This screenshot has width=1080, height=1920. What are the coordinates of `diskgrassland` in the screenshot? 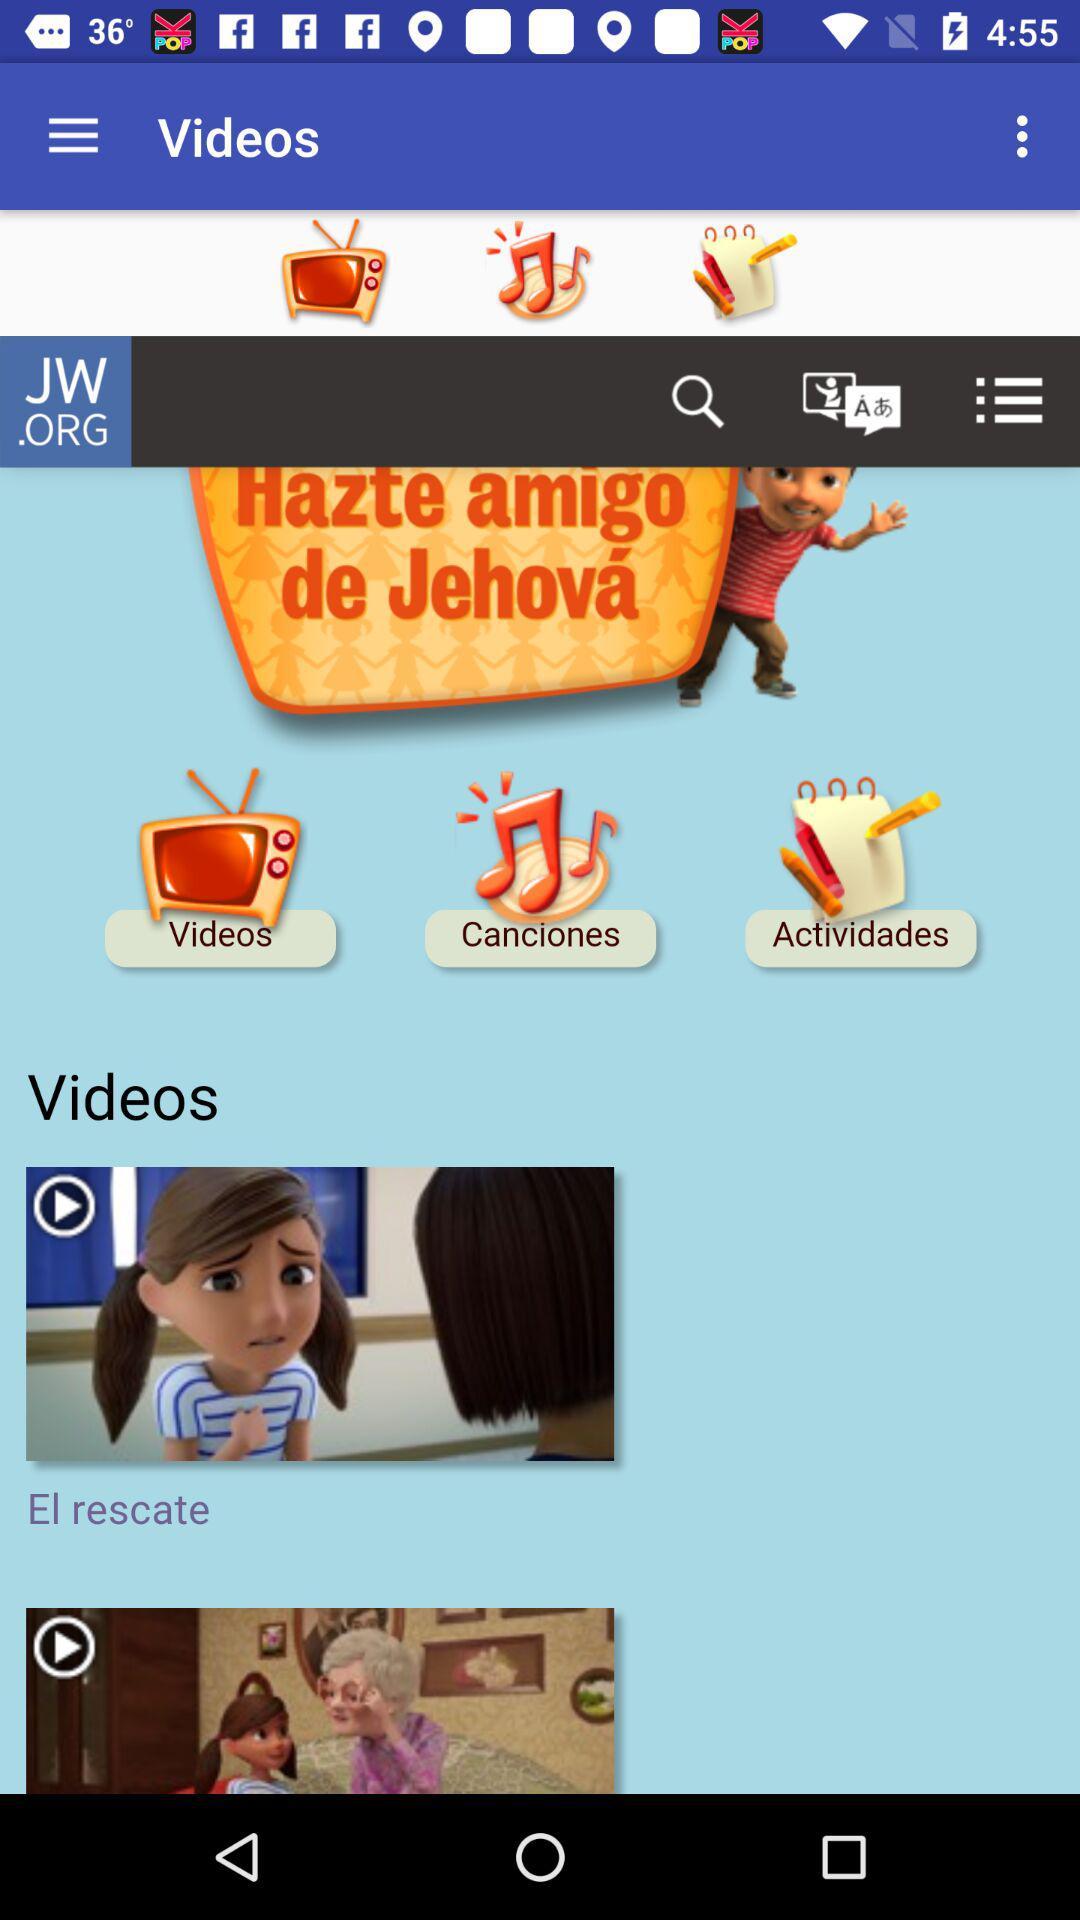 It's located at (540, 1064).